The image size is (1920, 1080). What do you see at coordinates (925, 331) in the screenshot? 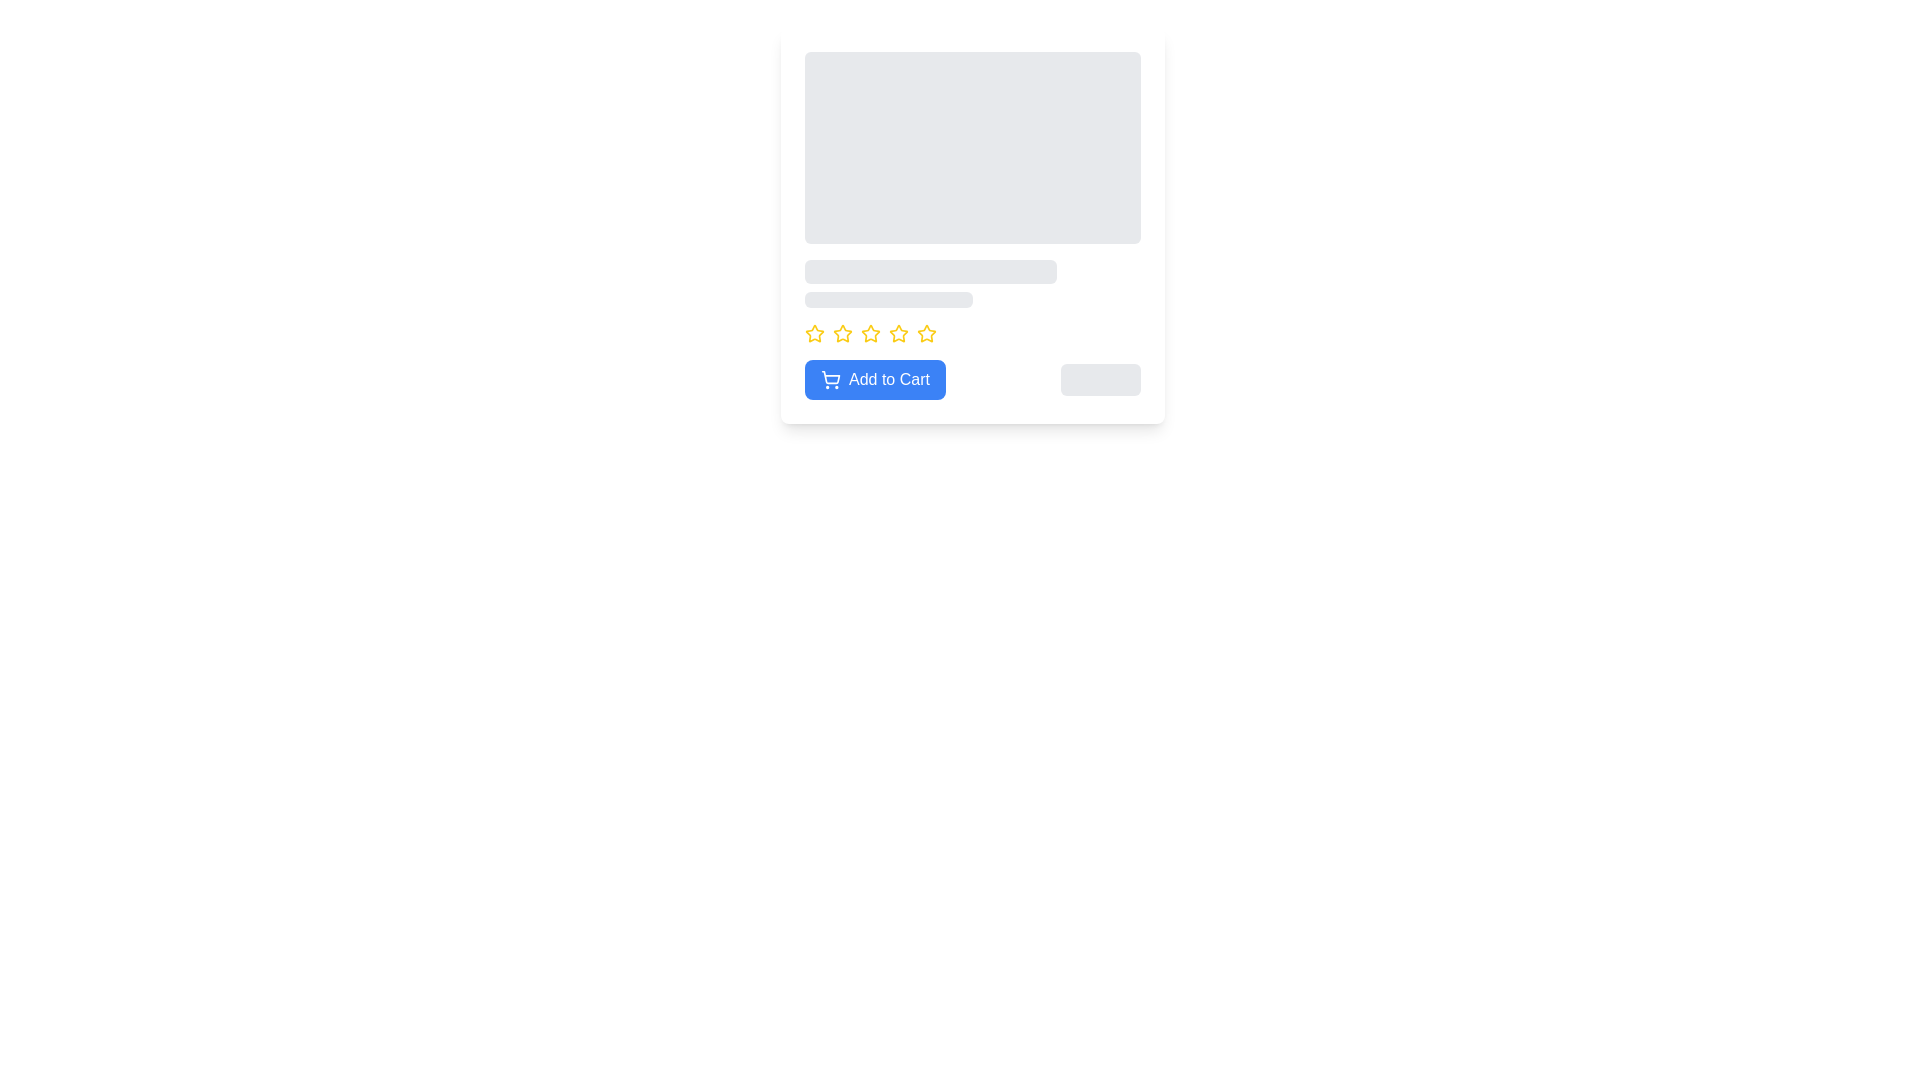
I see `the fifth rating star located at the bottom central area of the interface to provide feedback or rate an item` at bounding box center [925, 331].